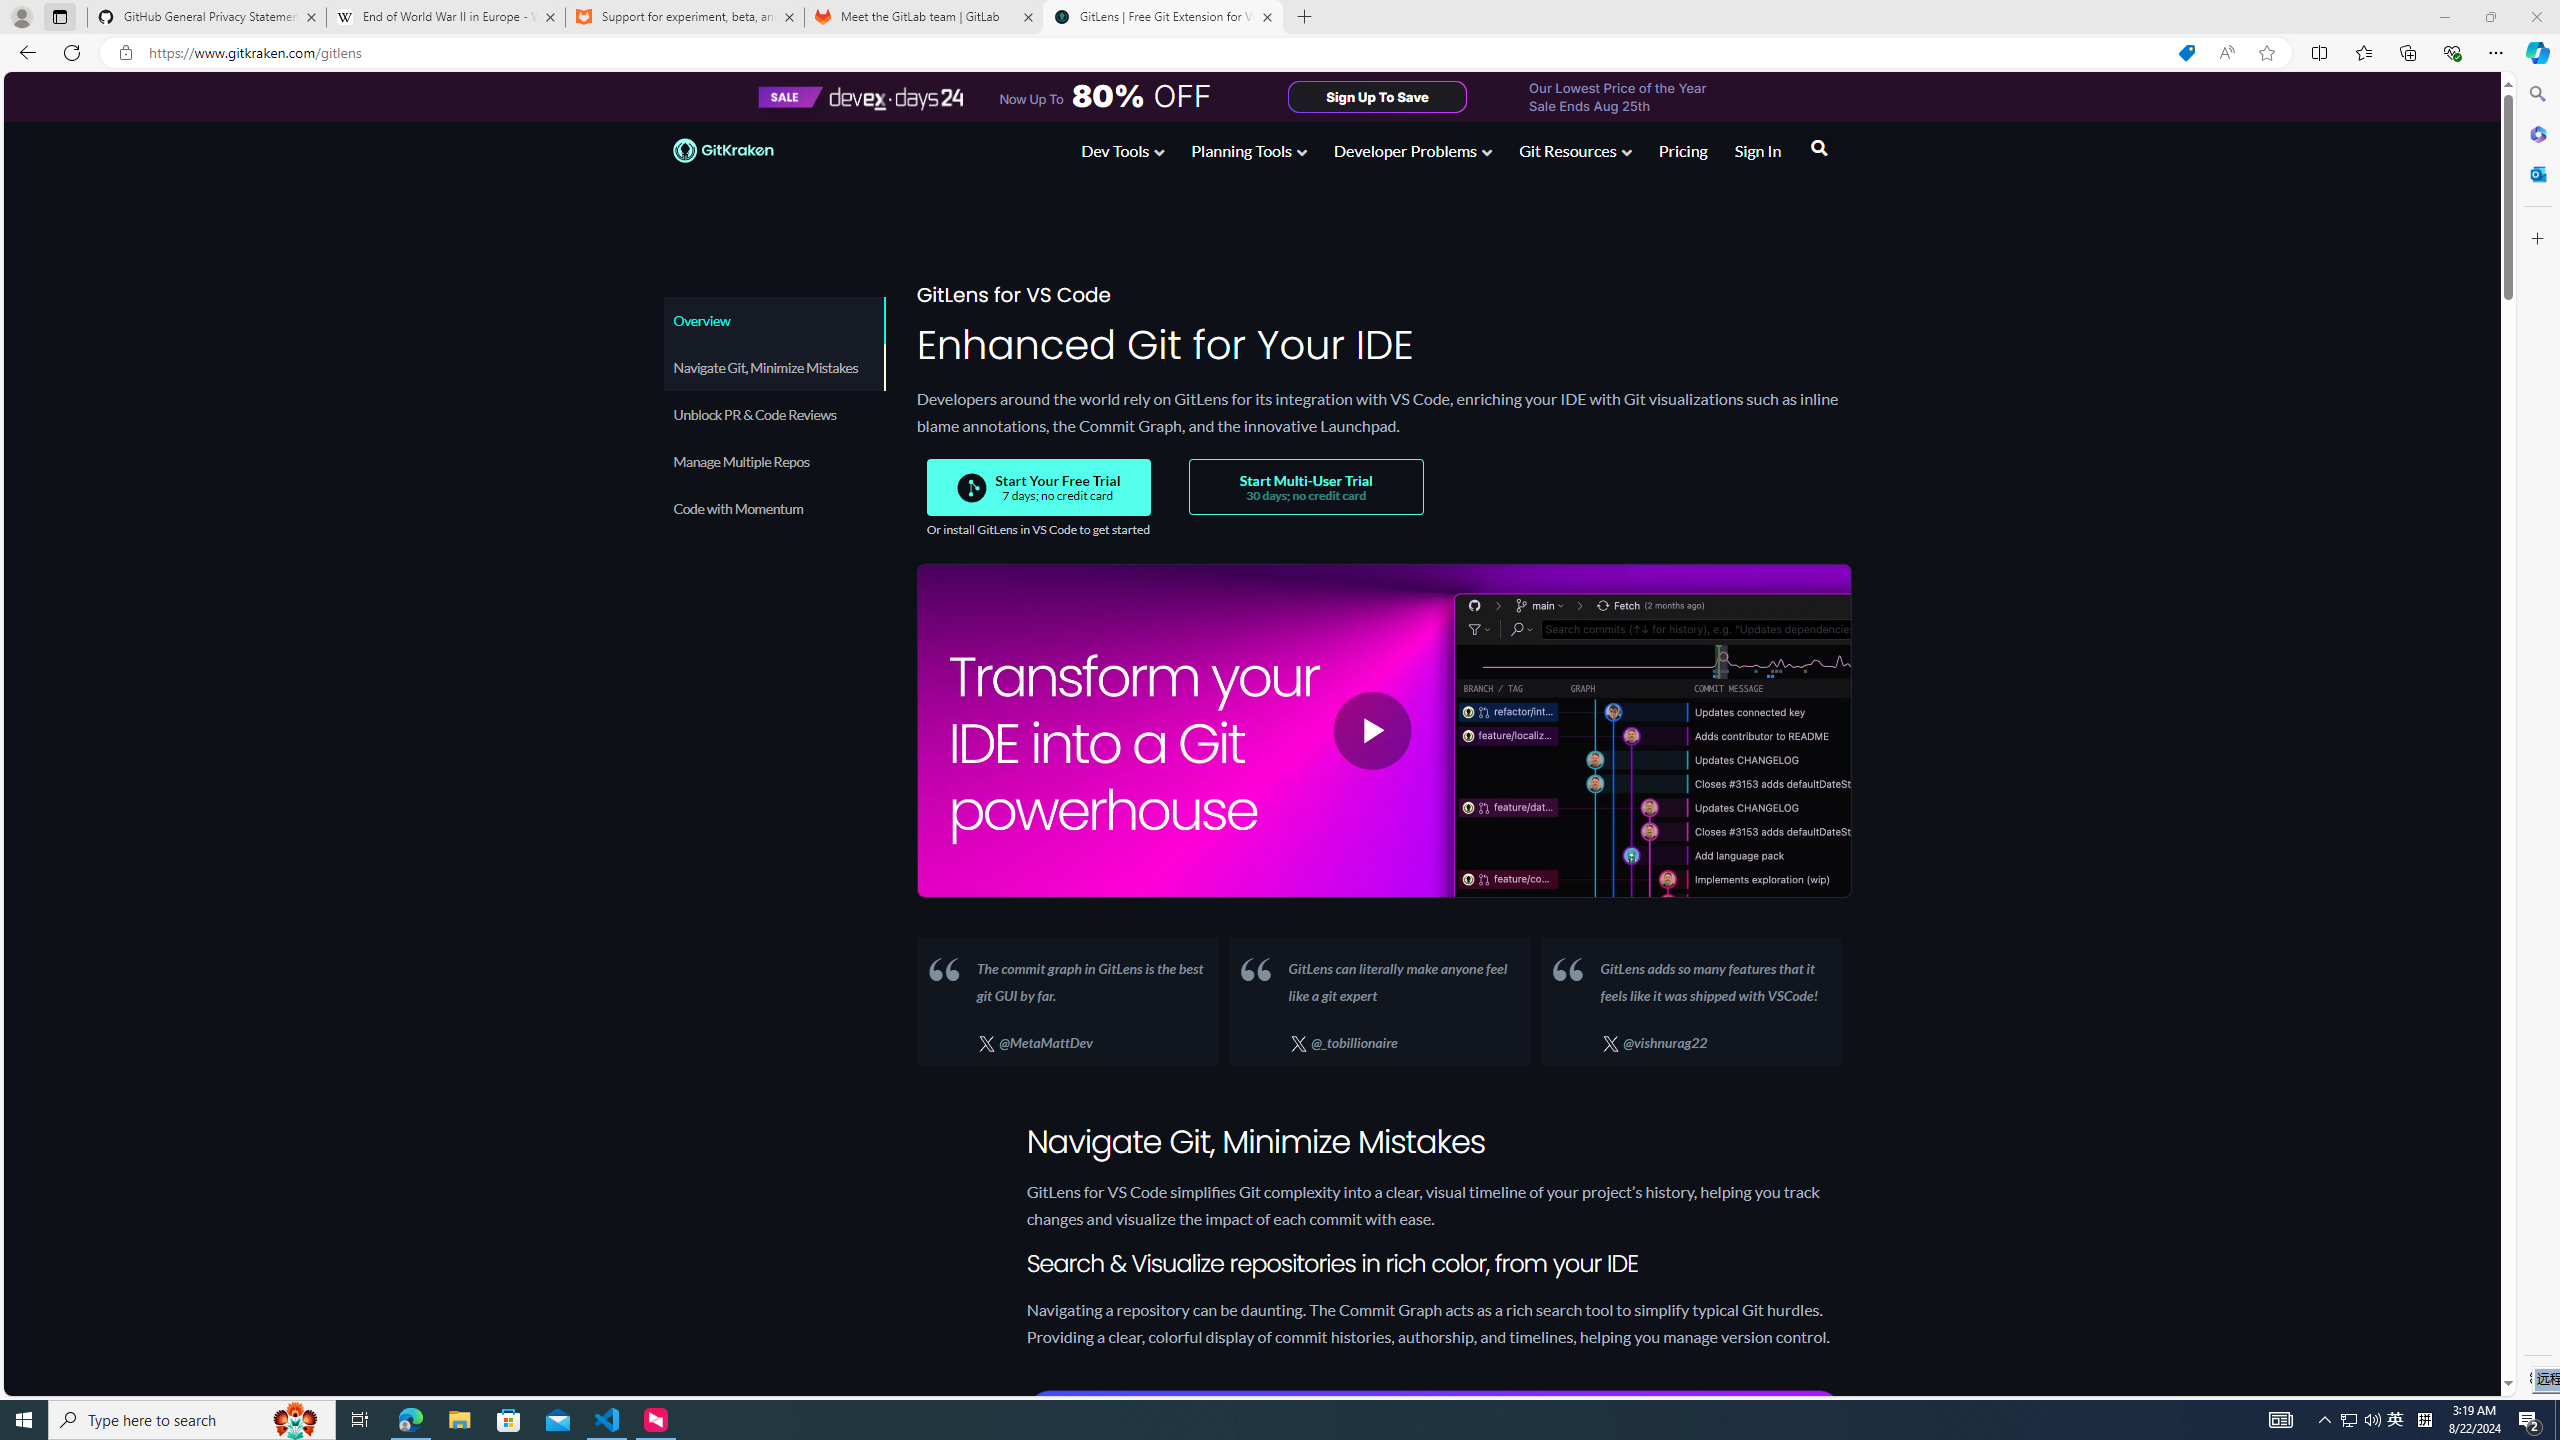 The width and height of the screenshot is (2560, 1440). Describe the element at coordinates (458, 1418) in the screenshot. I see `'File Explorer'` at that location.